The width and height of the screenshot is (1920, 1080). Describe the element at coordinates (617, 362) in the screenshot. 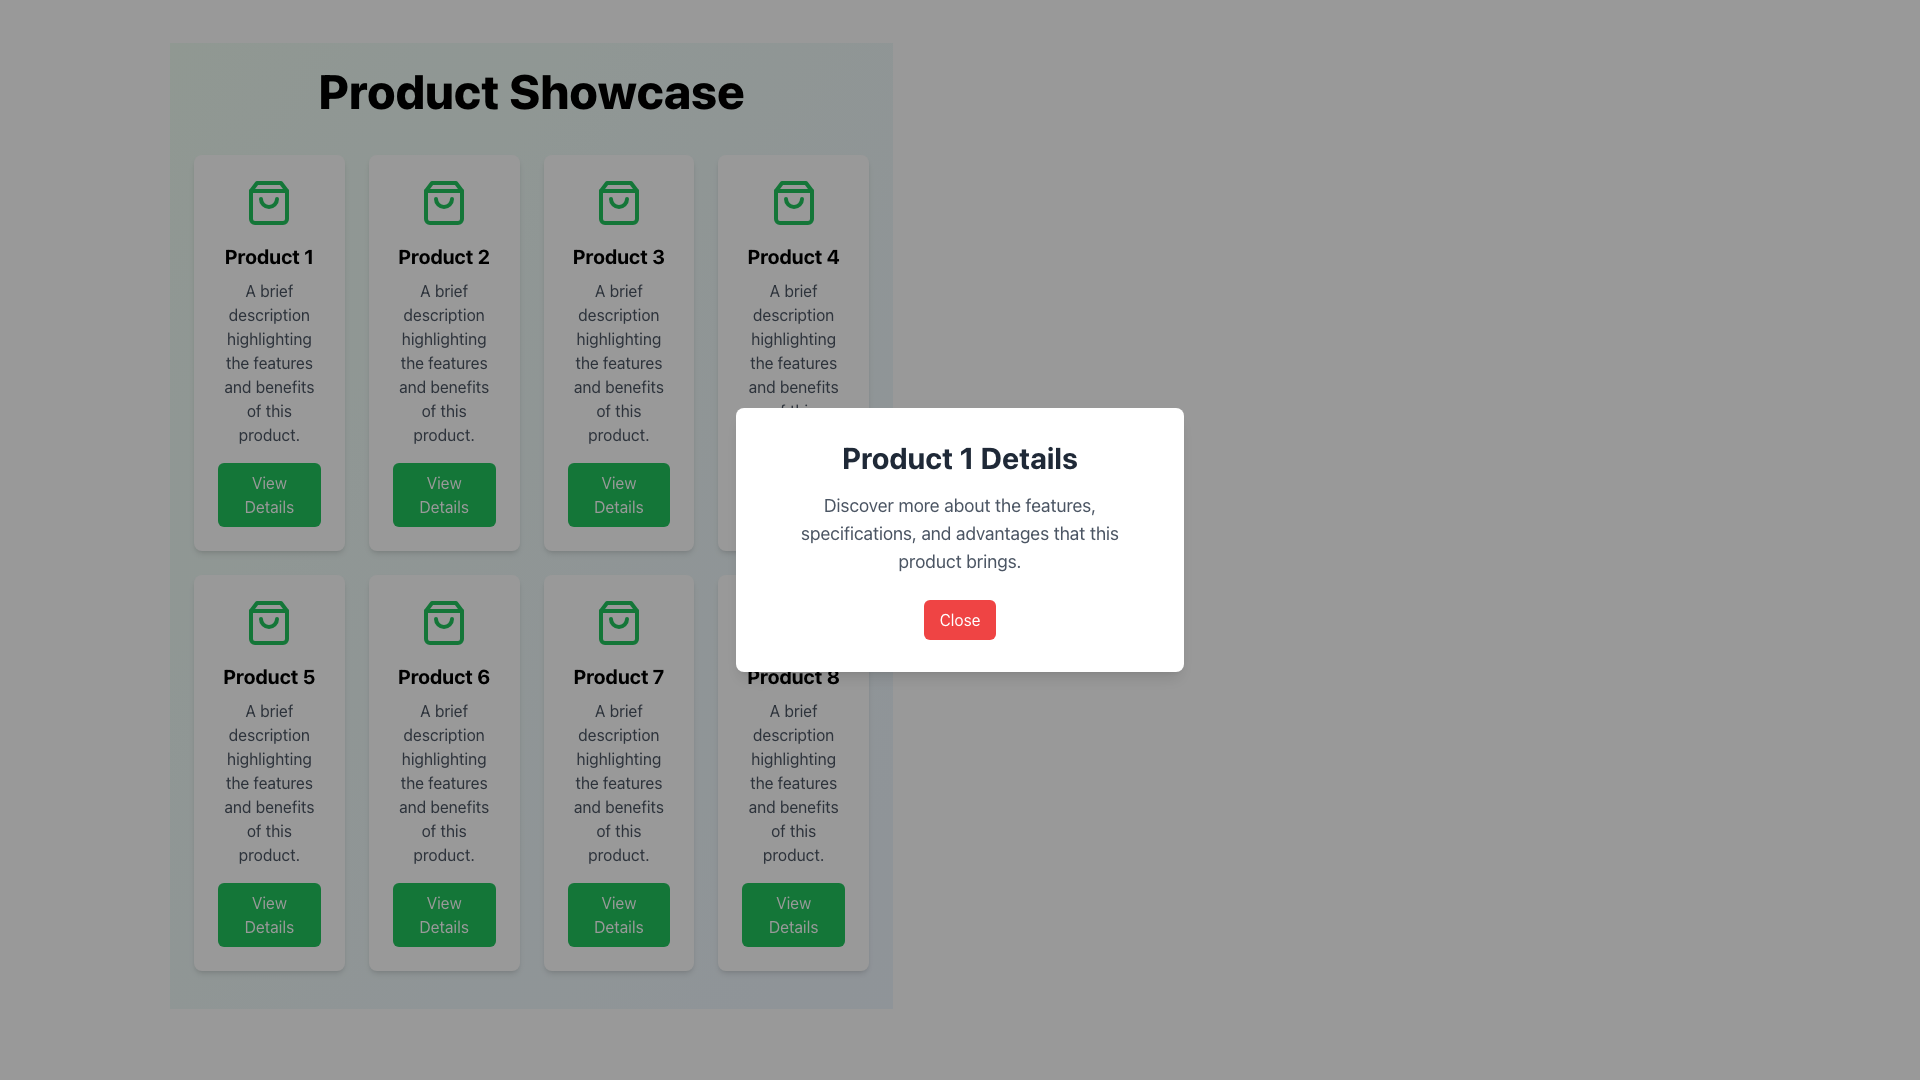

I see `the text block located in the middle of the card labeled 'Product 3', positioned between the title 'Product 3' and the button 'View Details'` at that location.